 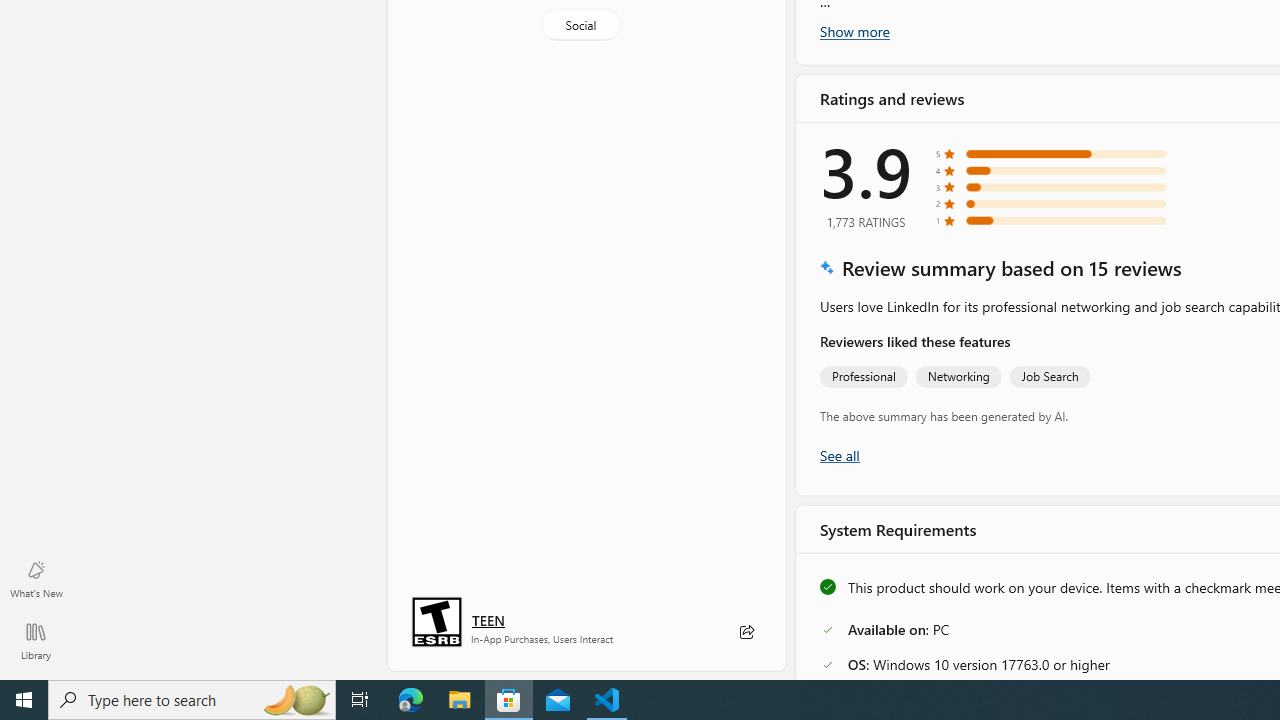 What do you see at coordinates (35, 640) in the screenshot?
I see `'Library'` at bounding box center [35, 640].